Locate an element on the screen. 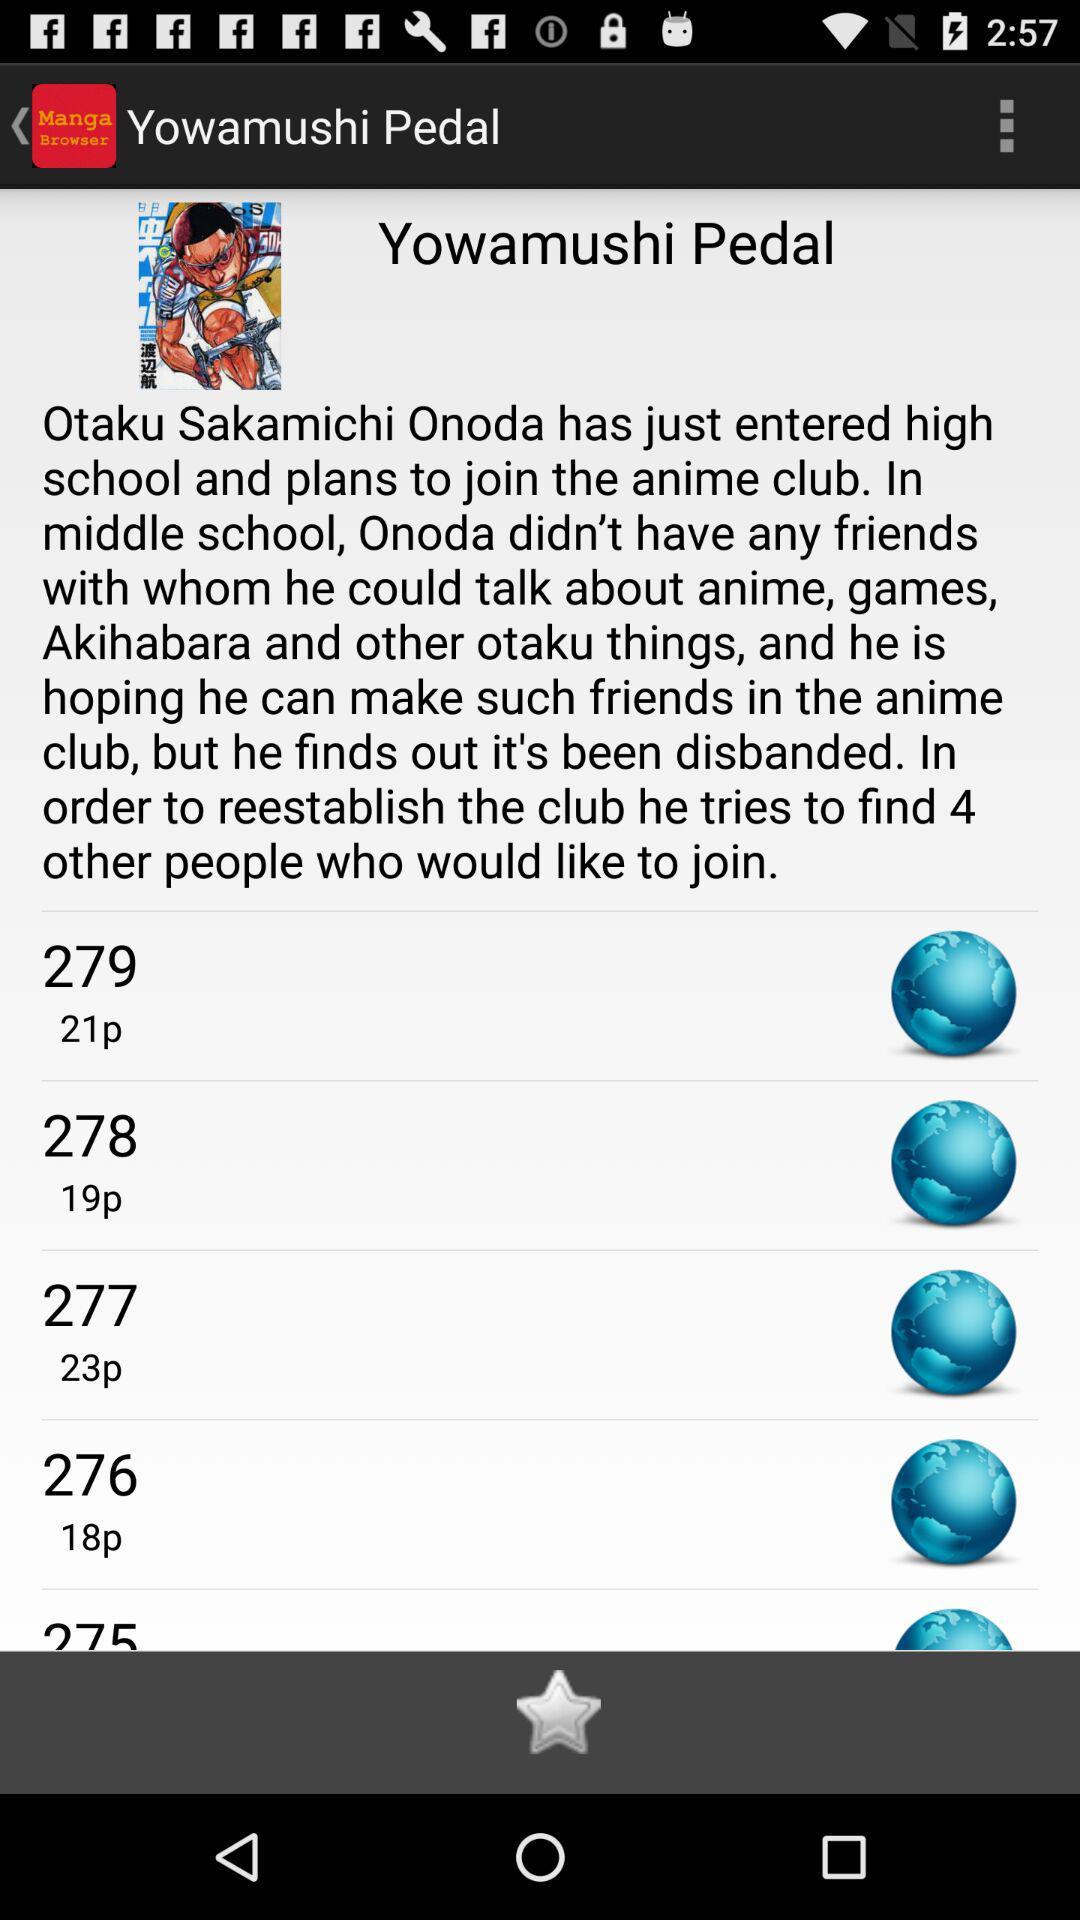 This screenshot has height=1920, width=1080. the   23p app is located at coordinates (81, 1365).